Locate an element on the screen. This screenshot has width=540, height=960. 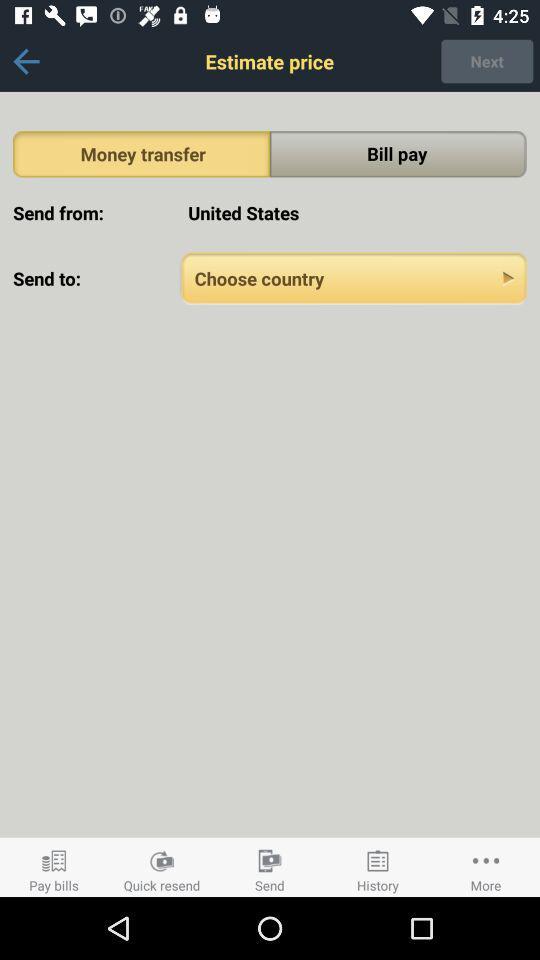
dropdown menu to select country is located at coordinates (353, 277).